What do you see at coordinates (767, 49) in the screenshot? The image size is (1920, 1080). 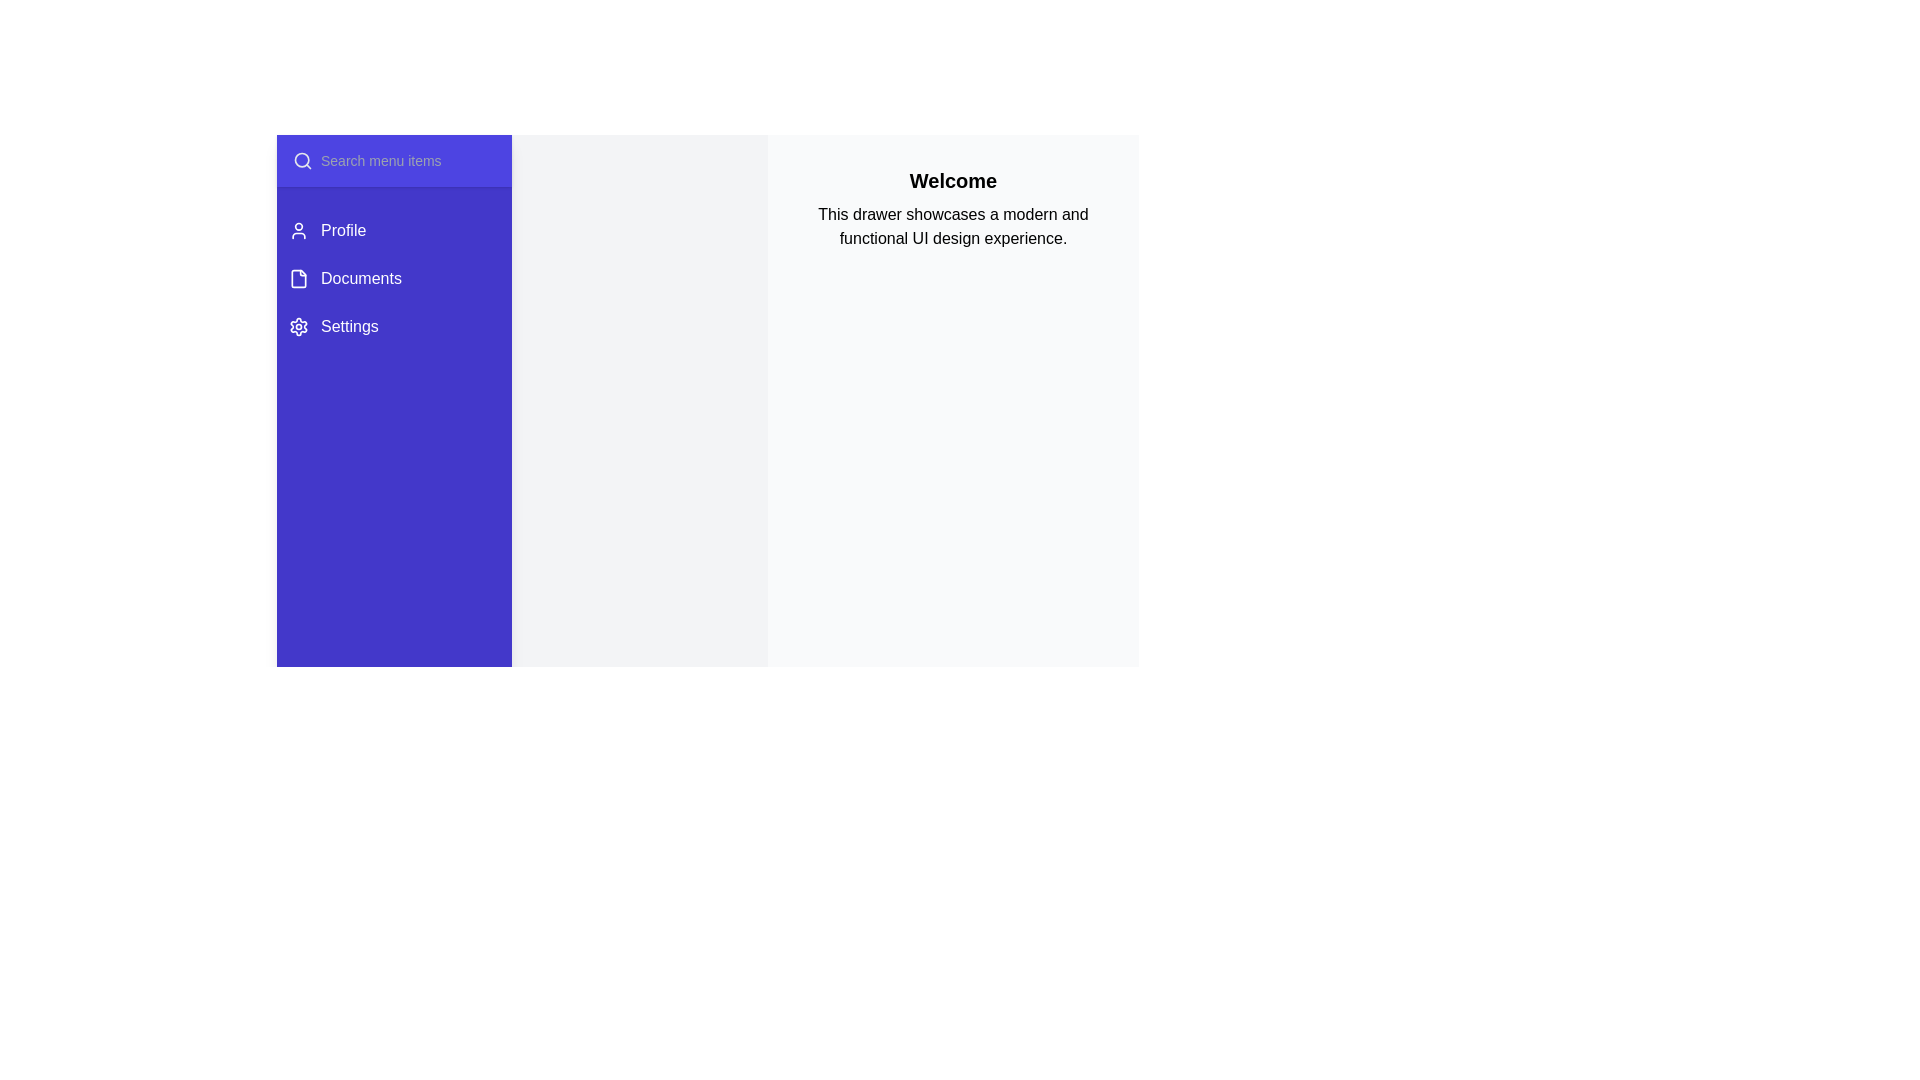 I see `the toggle button in the header to toggle the drawer state` at bounding box center [767, 49].